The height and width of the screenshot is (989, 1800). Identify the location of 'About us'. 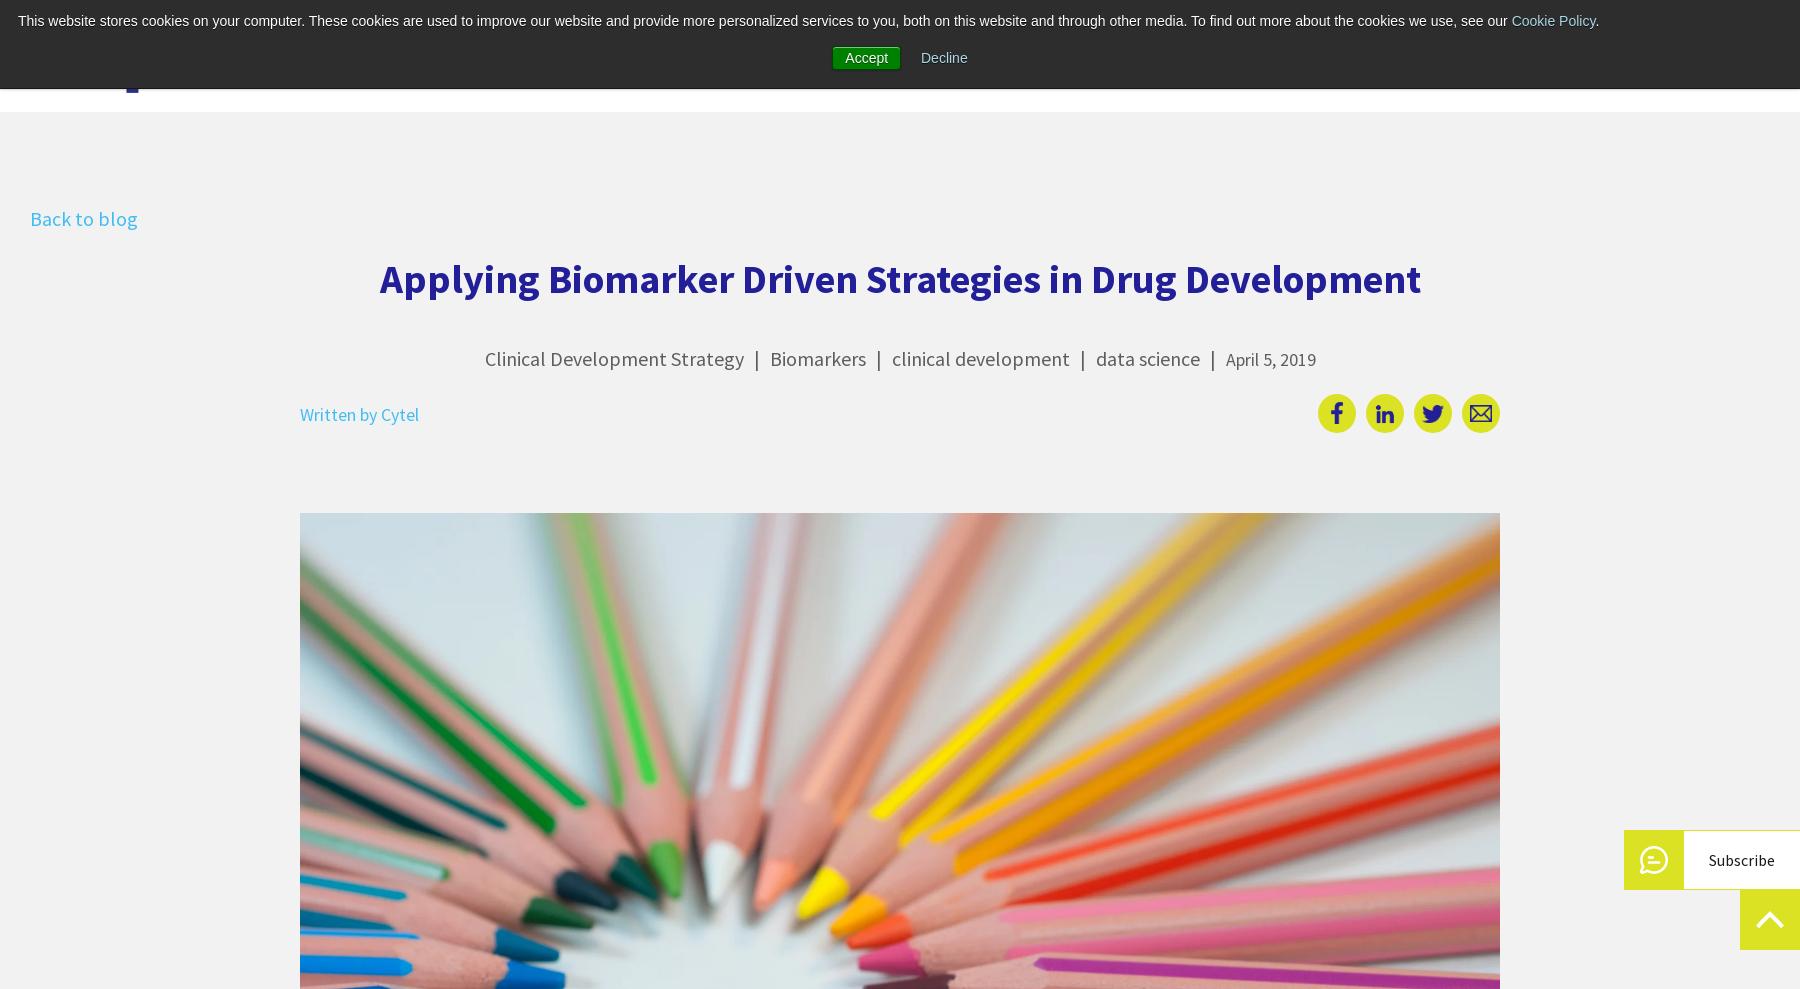
(1110, 57).